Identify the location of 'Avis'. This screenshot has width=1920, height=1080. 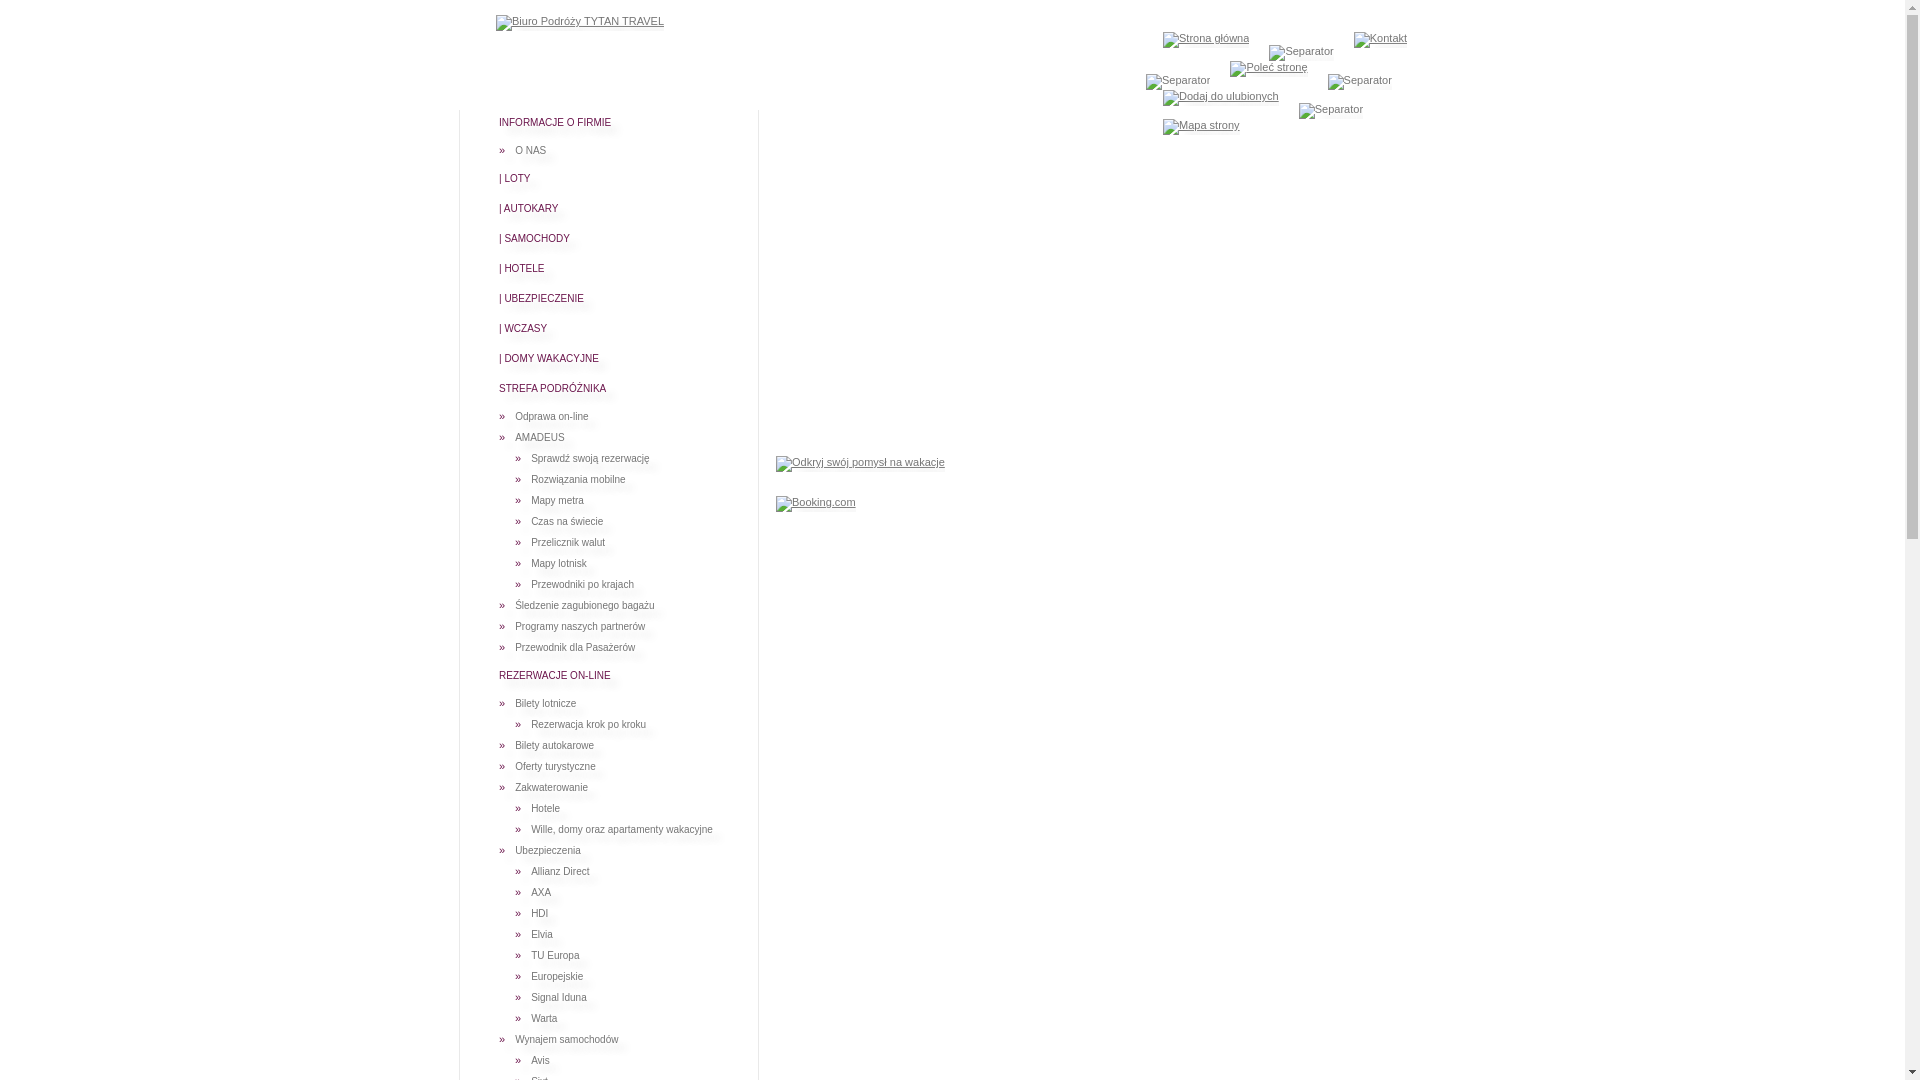
(540, 1059).